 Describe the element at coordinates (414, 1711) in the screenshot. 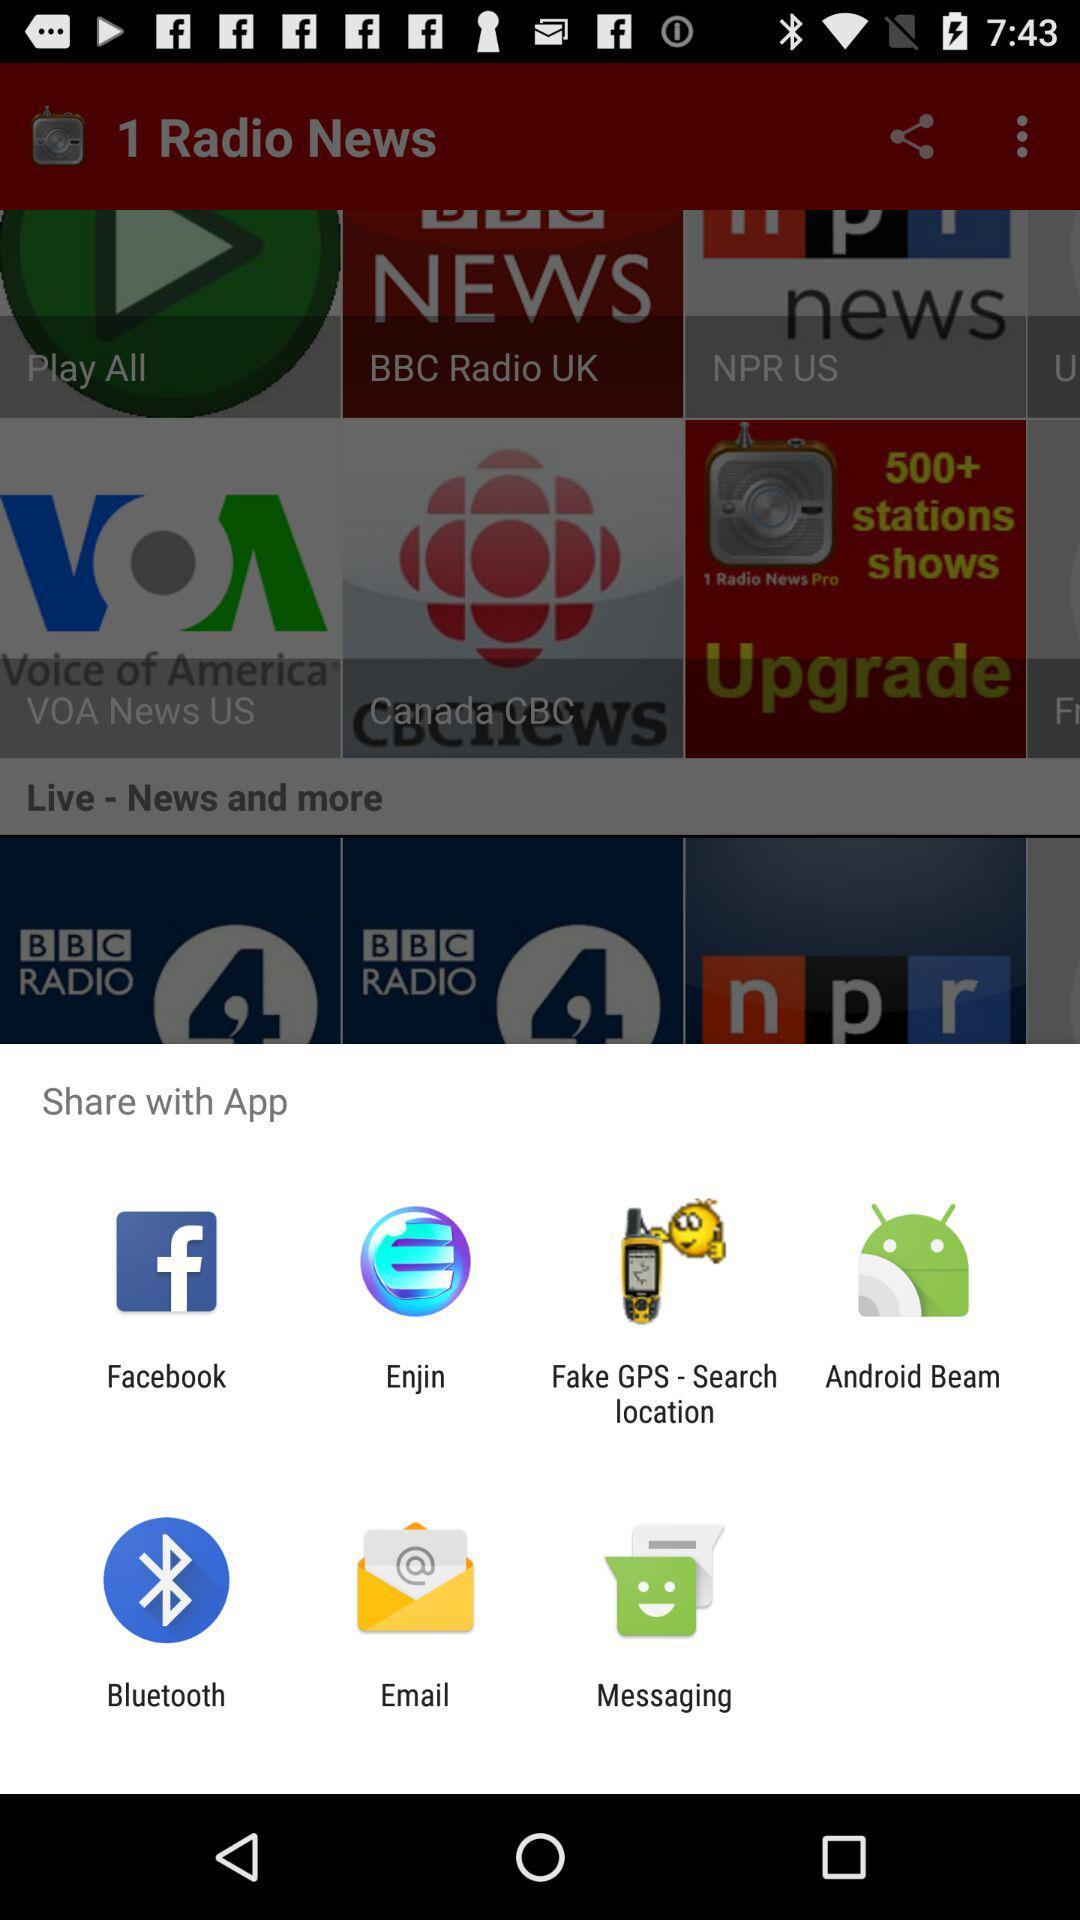

I see `icon next to messaging item` at that location.